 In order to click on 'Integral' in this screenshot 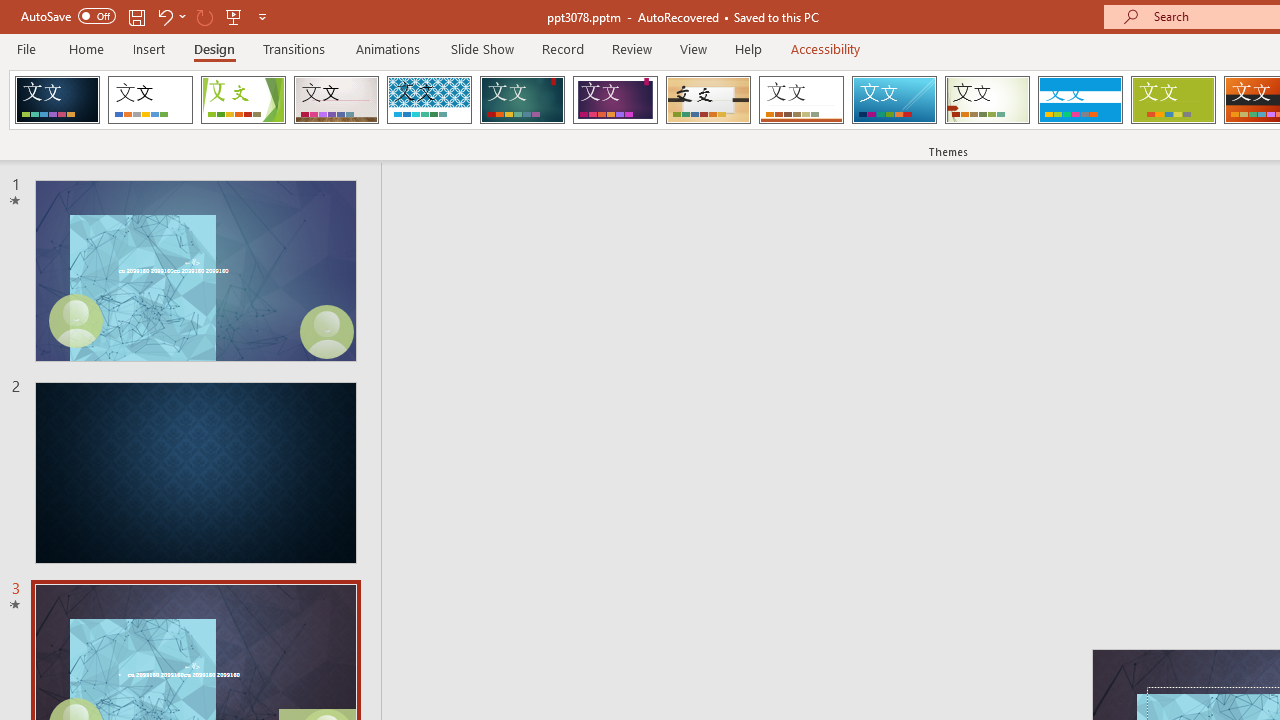, I will do `click(428, 100)`.